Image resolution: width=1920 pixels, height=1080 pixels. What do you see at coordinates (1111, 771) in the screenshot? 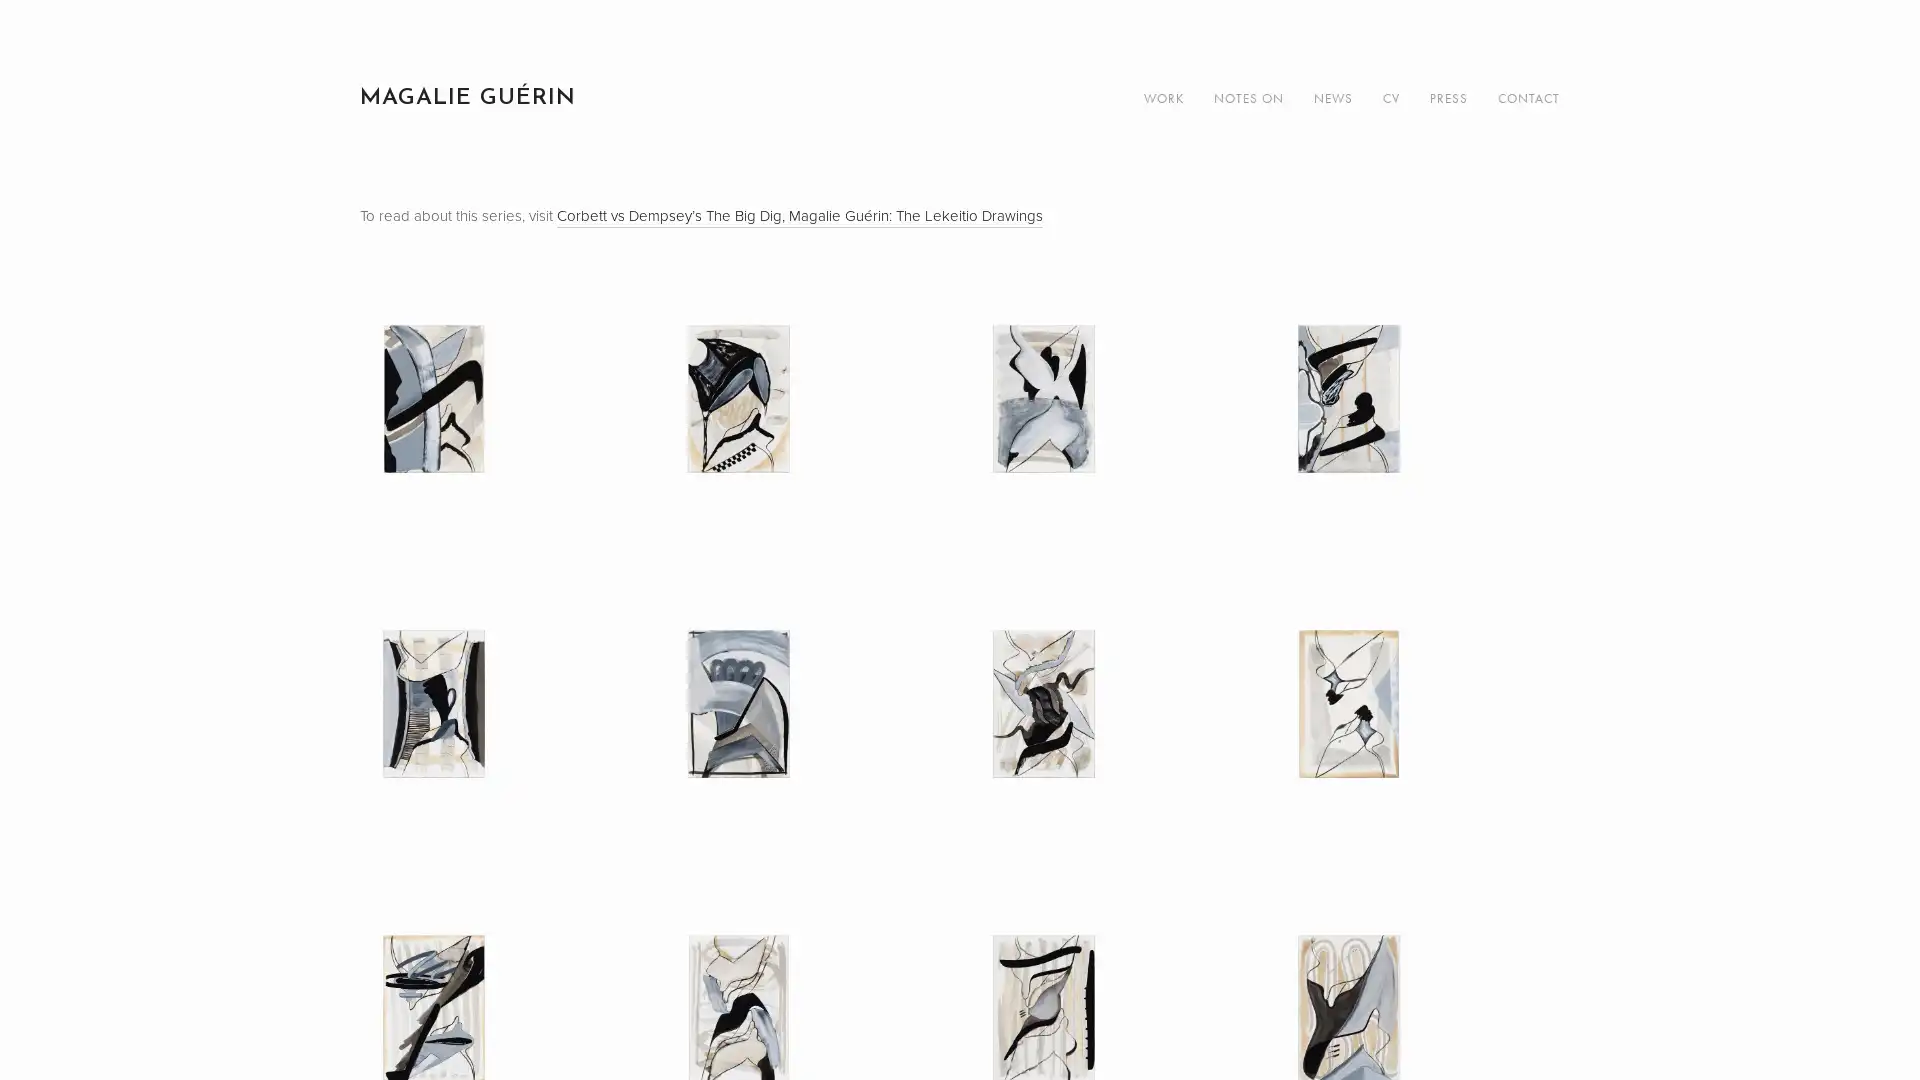
I see `View fullsize Untitled (LK 07), 2019` at bounding box center [1111, 771].